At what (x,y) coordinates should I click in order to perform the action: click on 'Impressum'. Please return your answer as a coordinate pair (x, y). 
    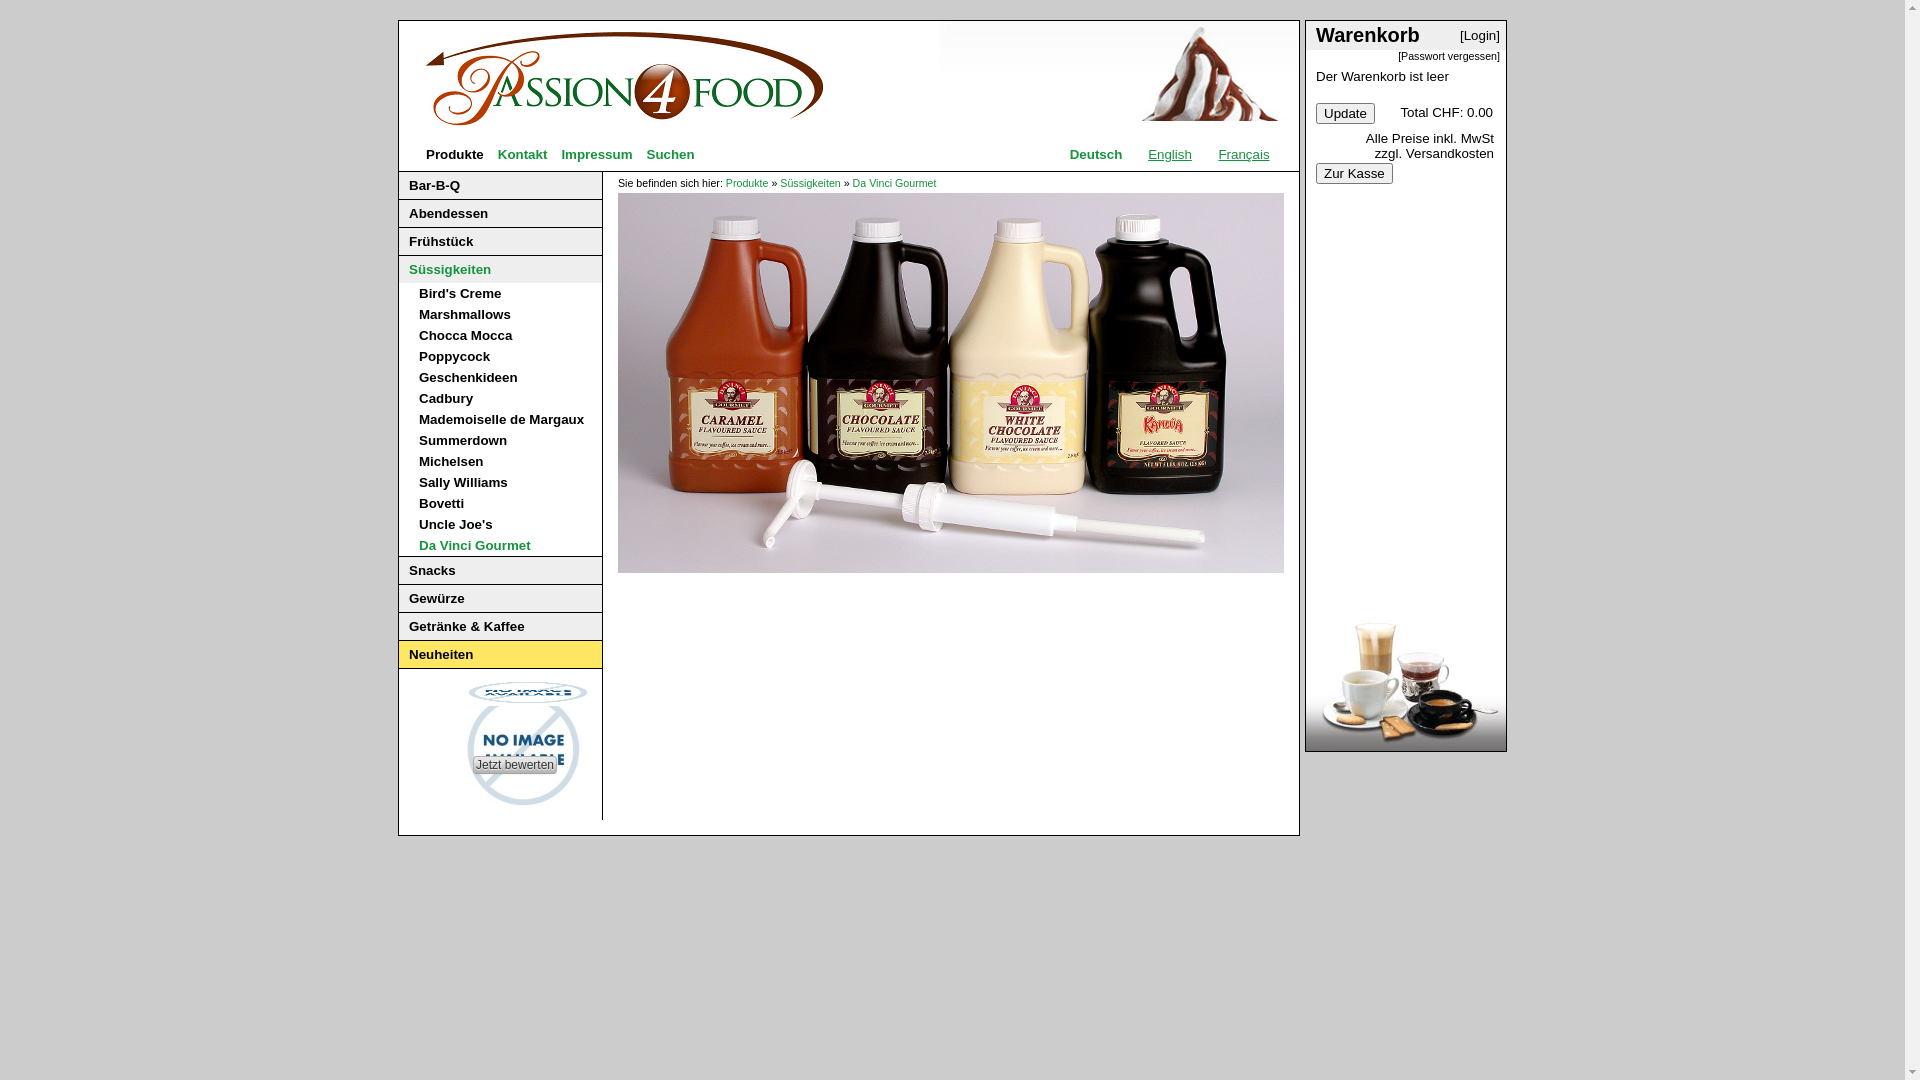
    Looking at the image, I should click on (595, 153).